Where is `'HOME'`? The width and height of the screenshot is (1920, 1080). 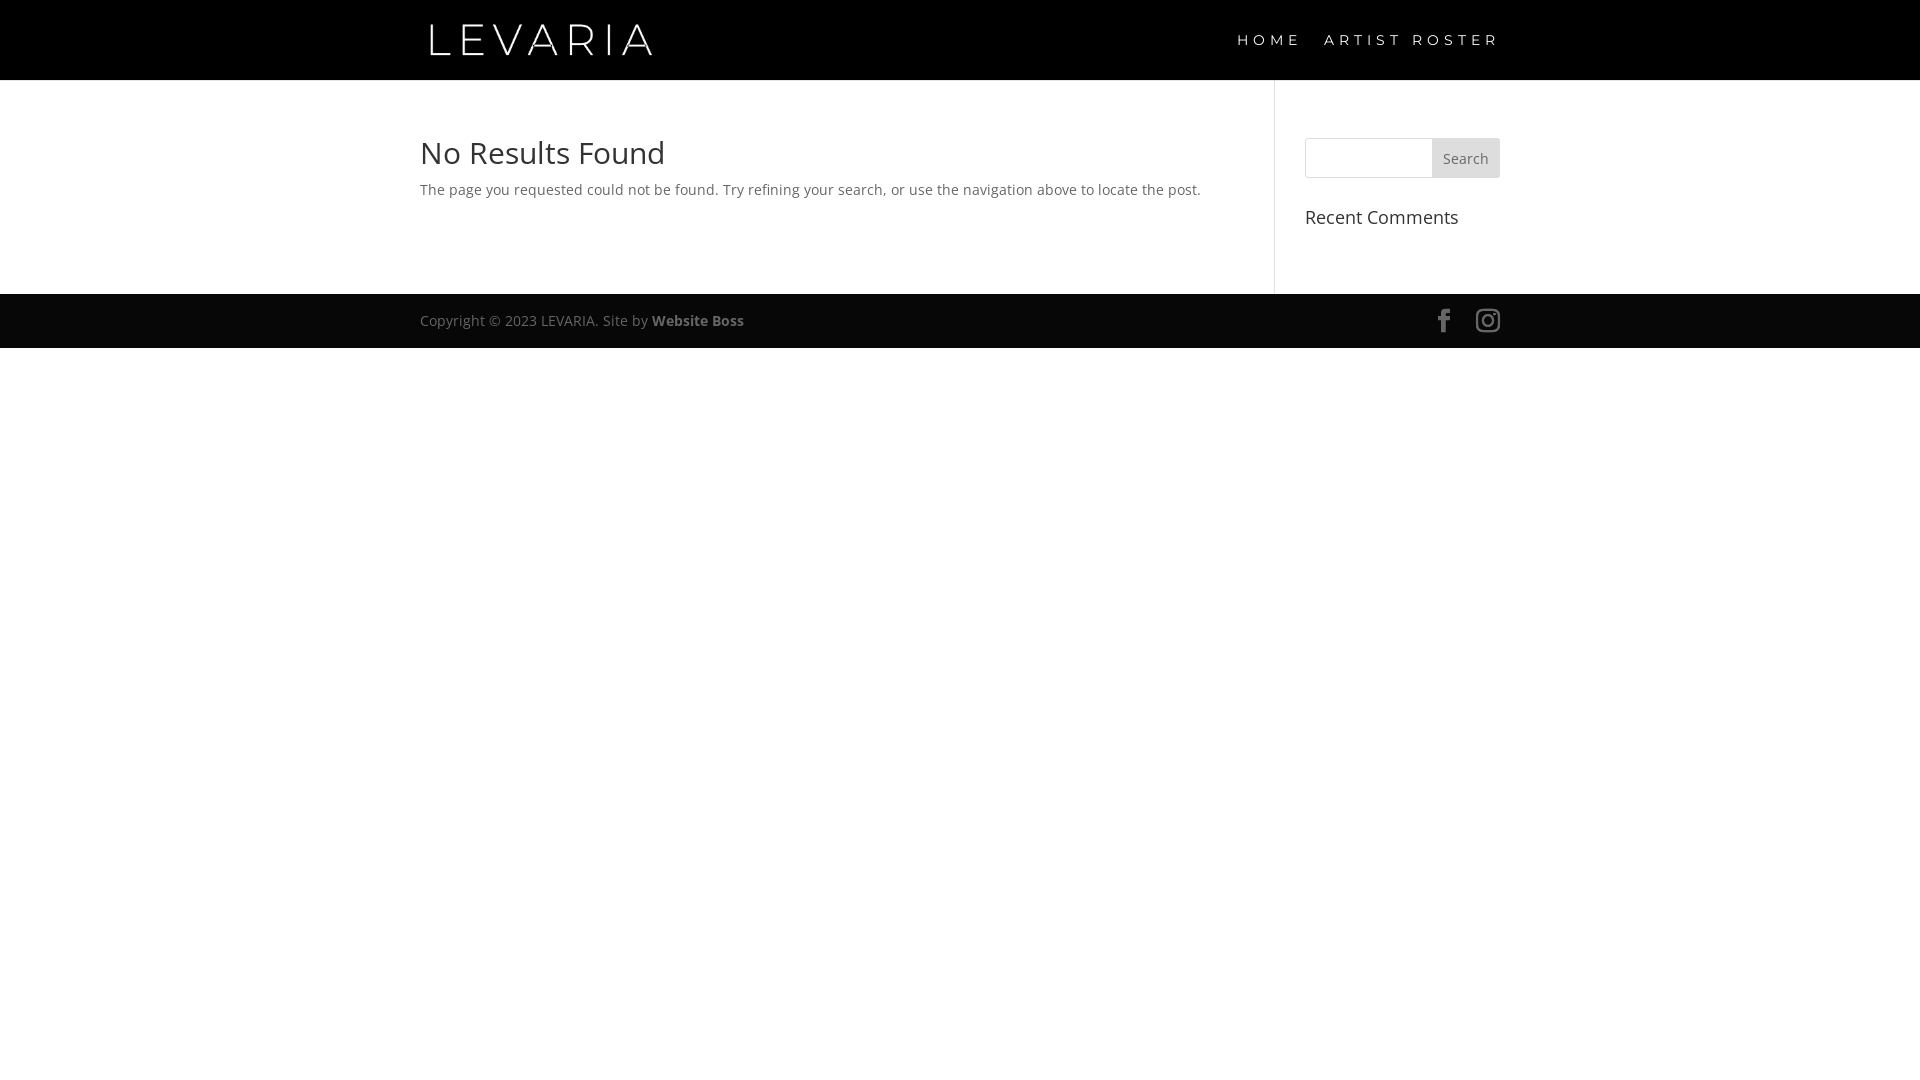 'HOME' is located at coordinates (1268, 55).